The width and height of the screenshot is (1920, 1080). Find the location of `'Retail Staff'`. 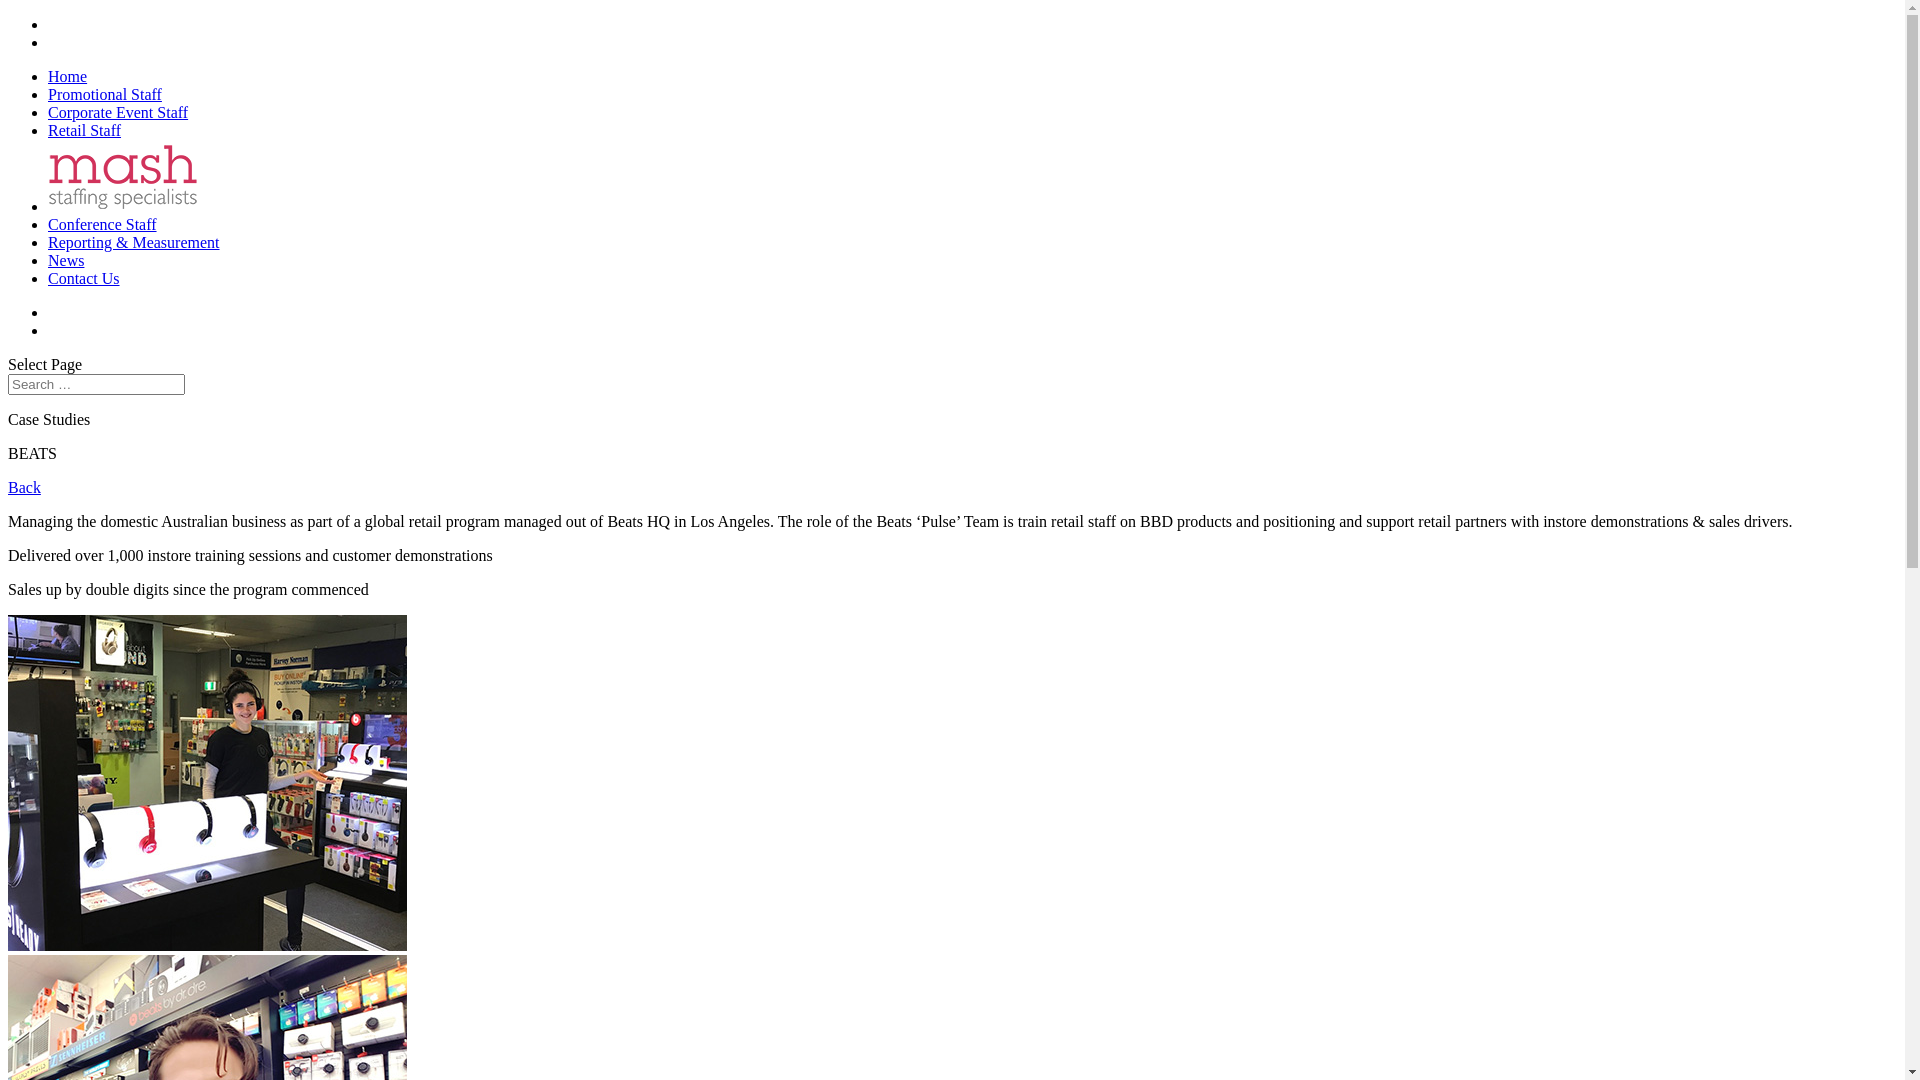

'Retail Staff' is located at coordinates (83, 130).